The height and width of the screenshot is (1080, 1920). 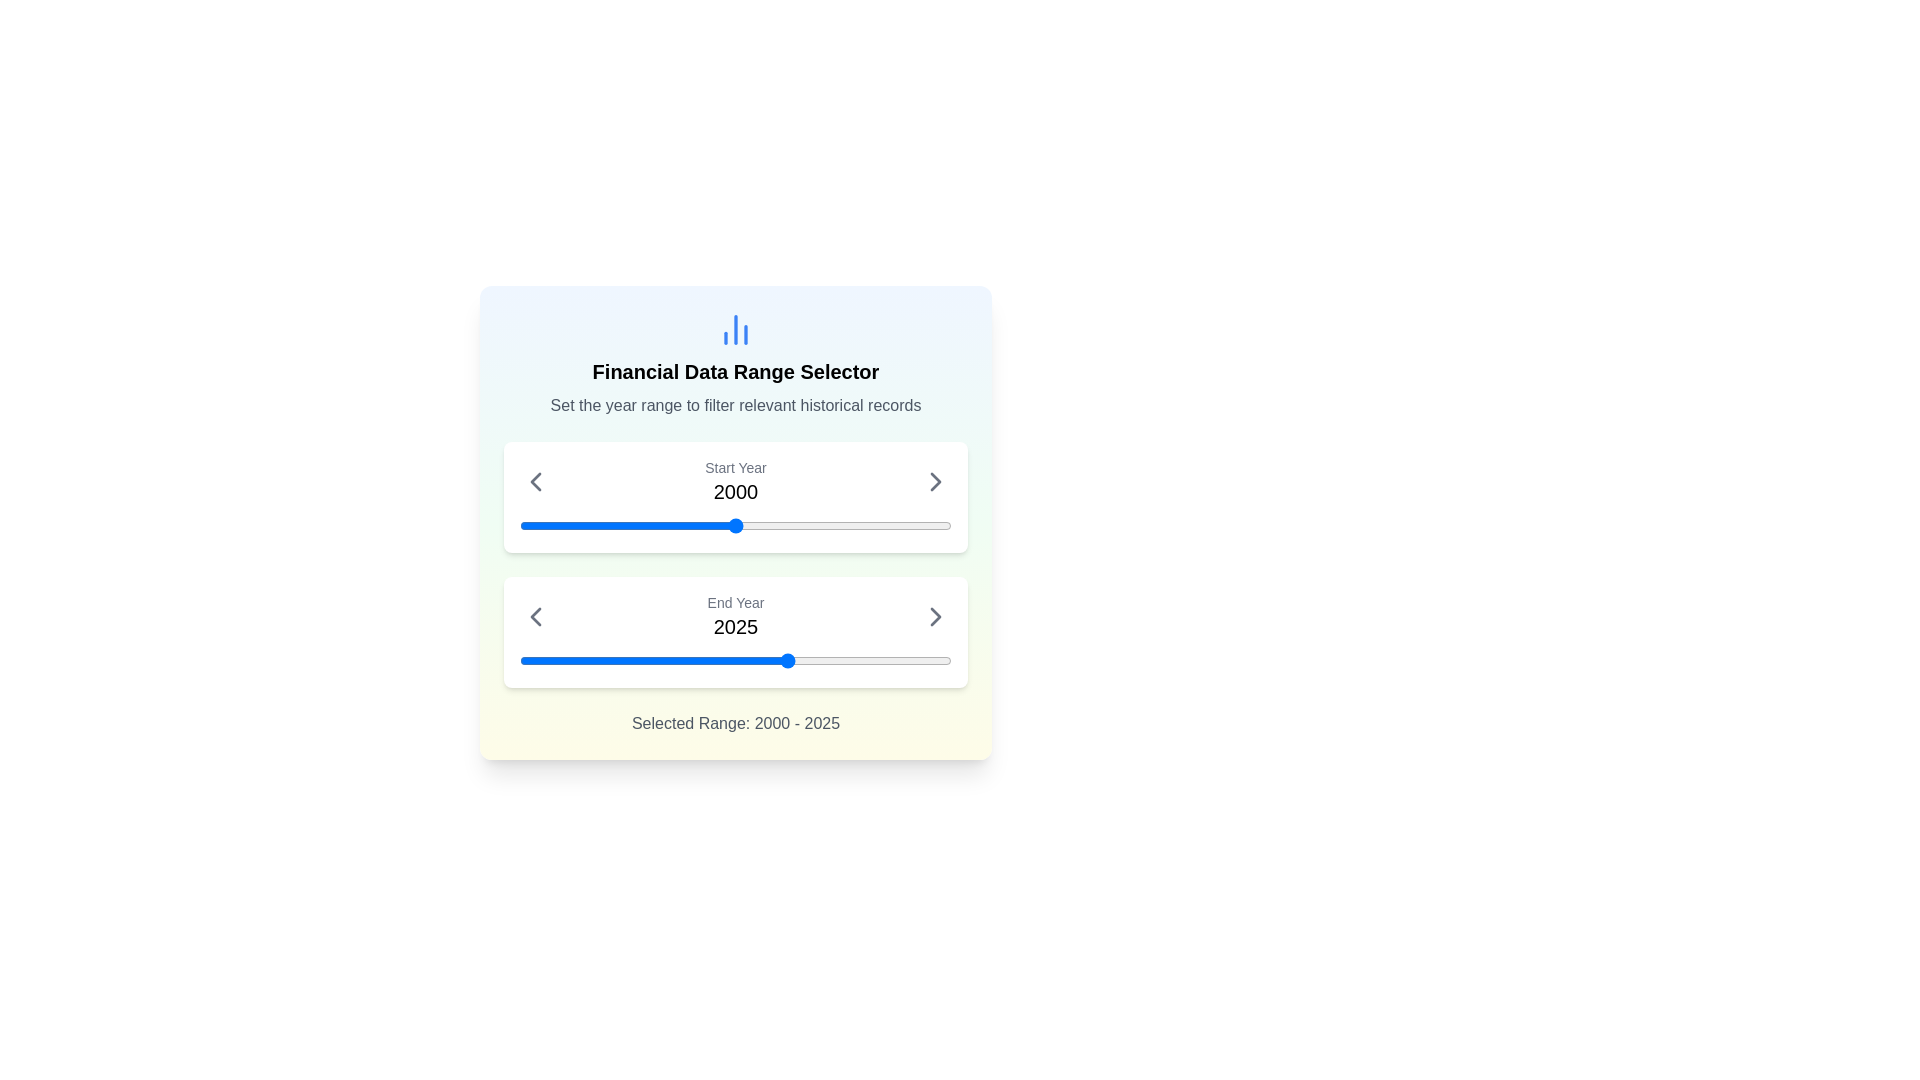 What do you see at coordinates (564, 660) in the screenshot?
I see `the slider` at bounding box center [564, 660].